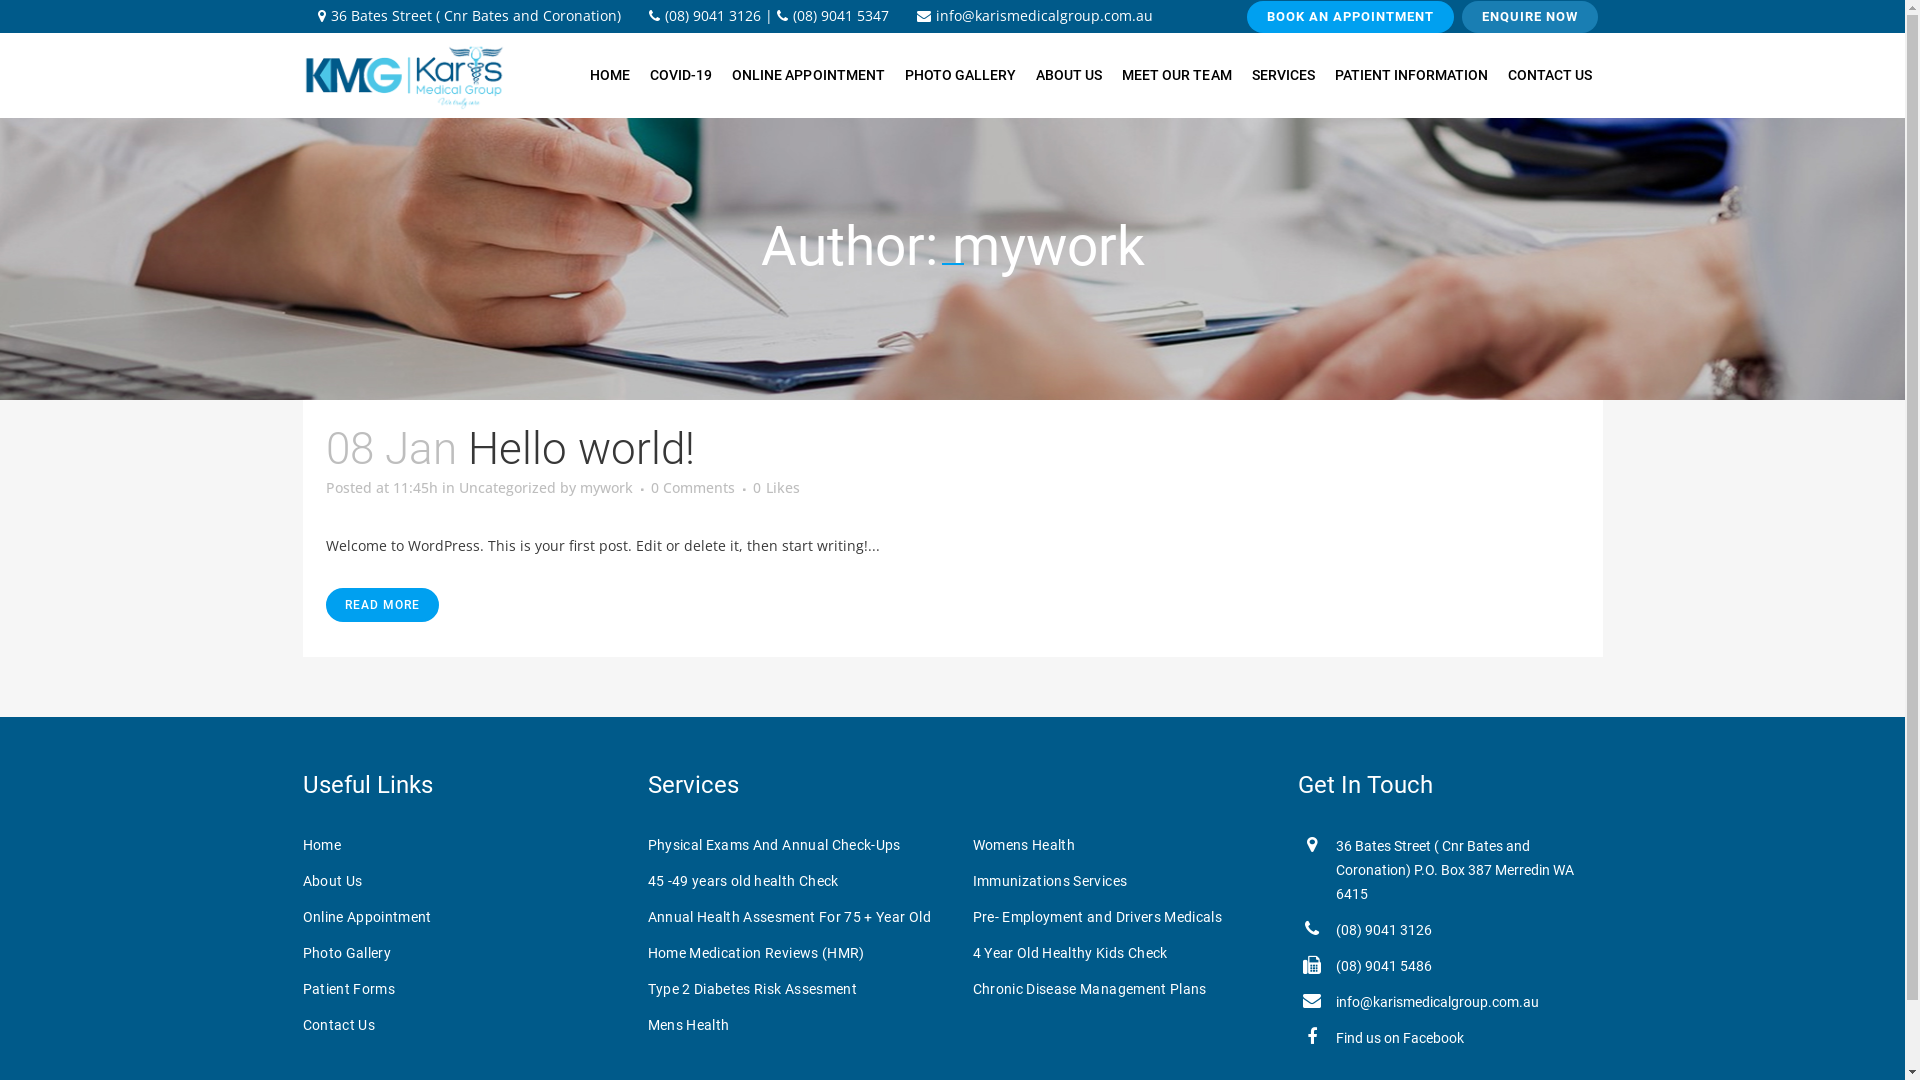 The height and width of the screenshot is (1080, 1920). I want to click on 'info@karismedicalgroup.com.au', so click(1033, 15).